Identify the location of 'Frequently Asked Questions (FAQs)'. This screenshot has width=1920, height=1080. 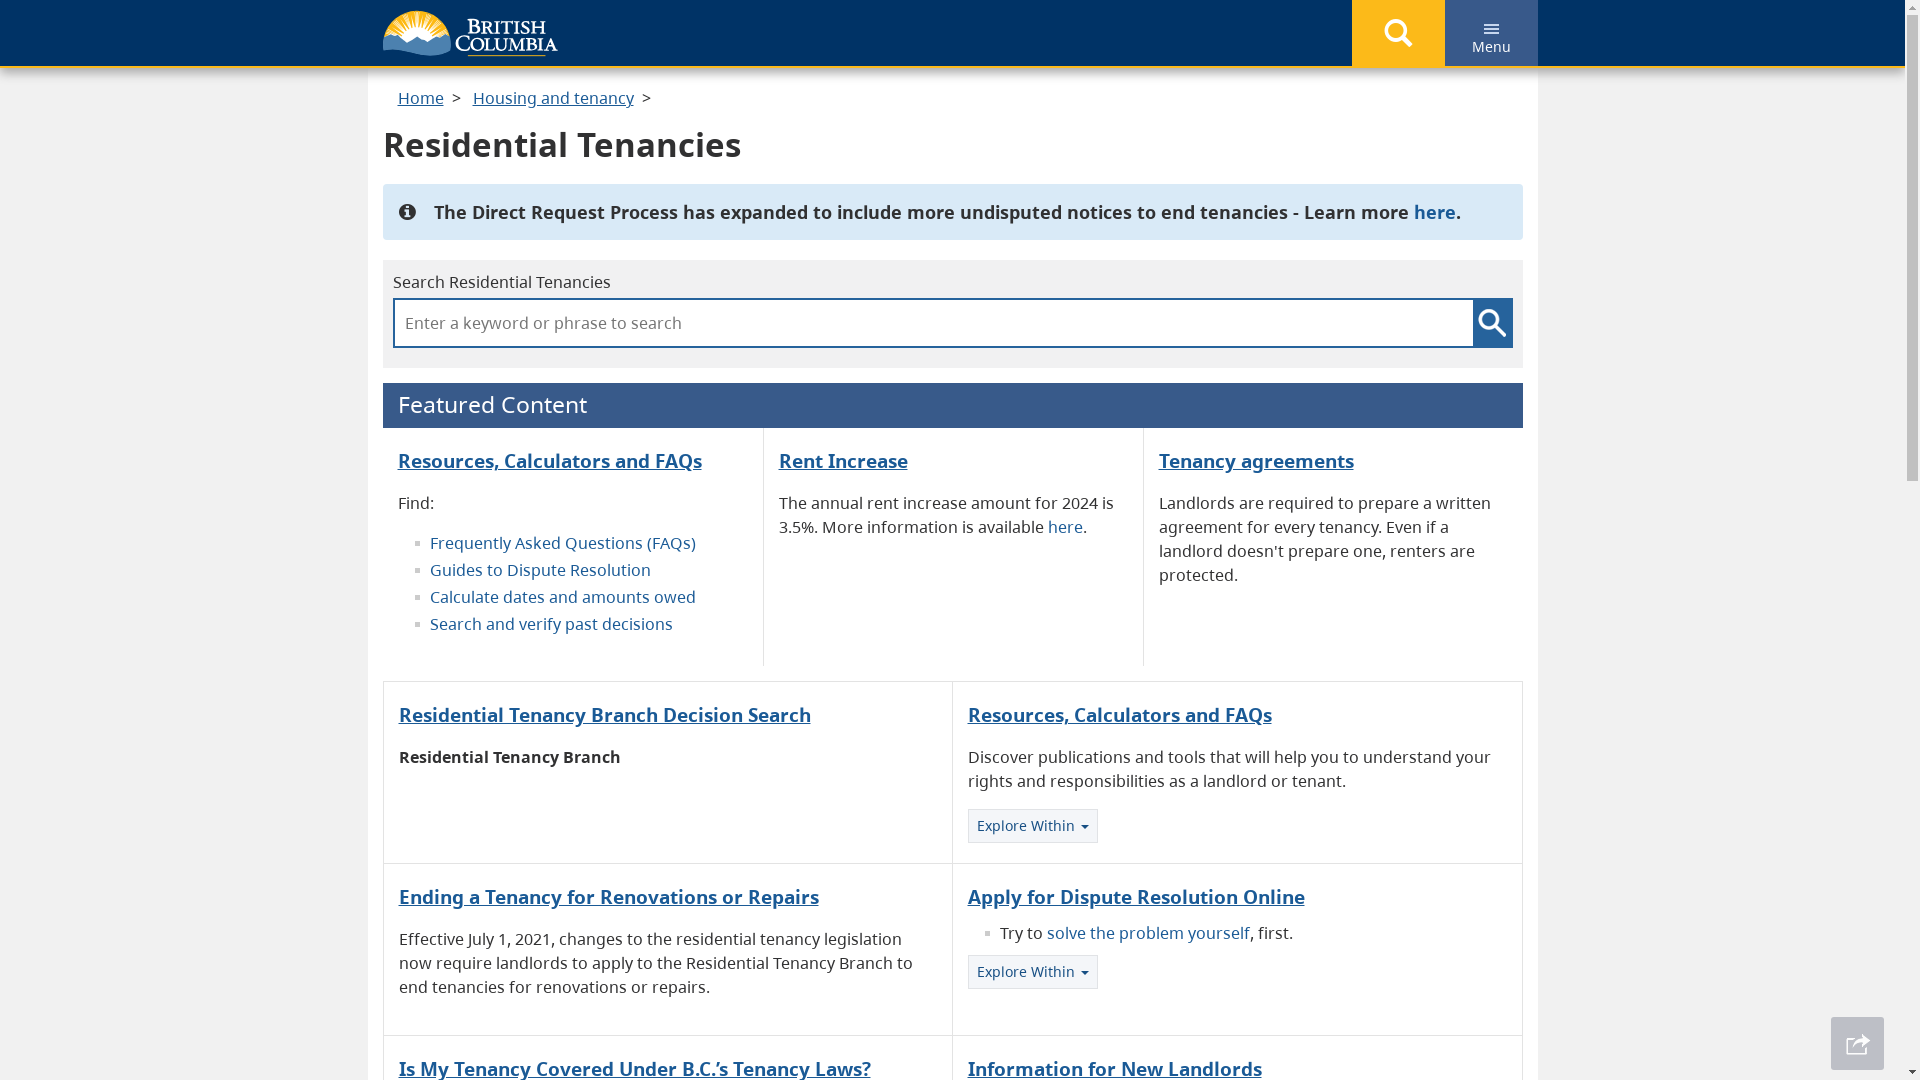
(561, 543).